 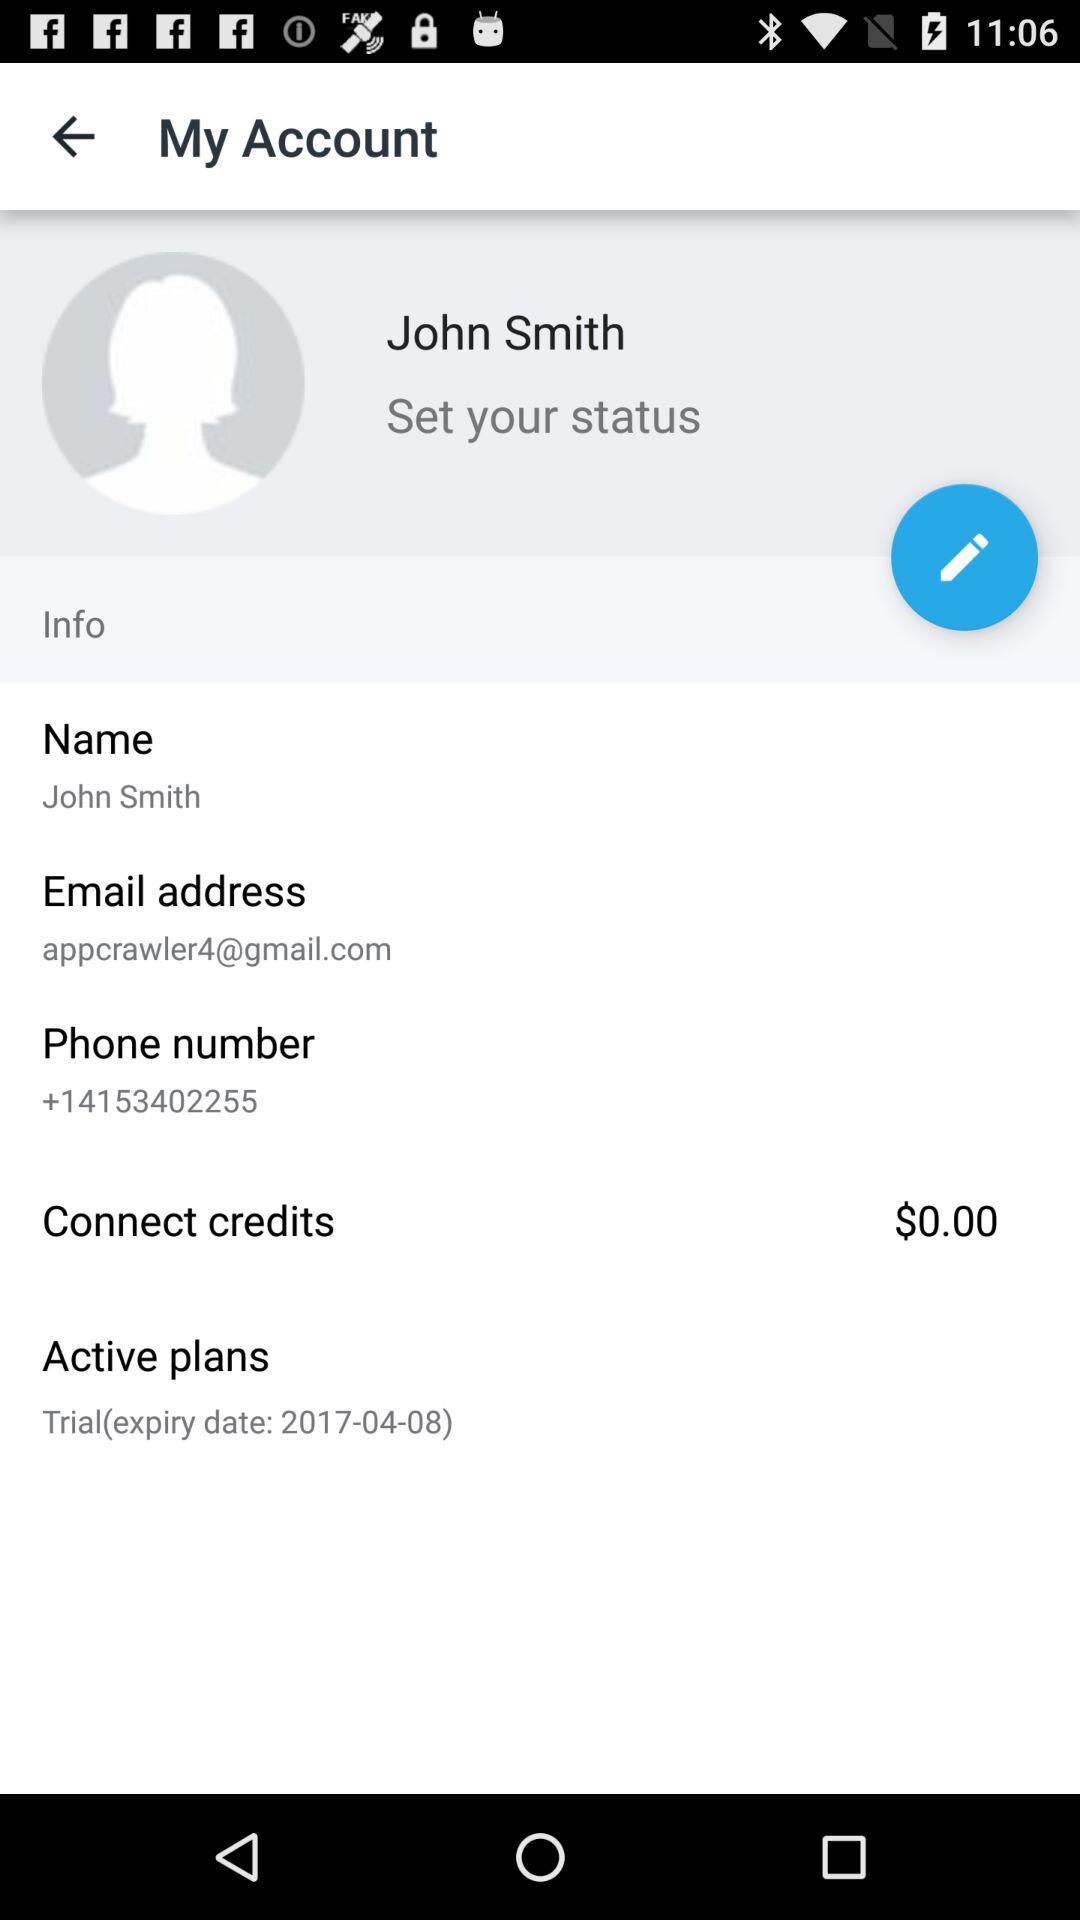 I want to click on open information page, so click(x=963, y=557).